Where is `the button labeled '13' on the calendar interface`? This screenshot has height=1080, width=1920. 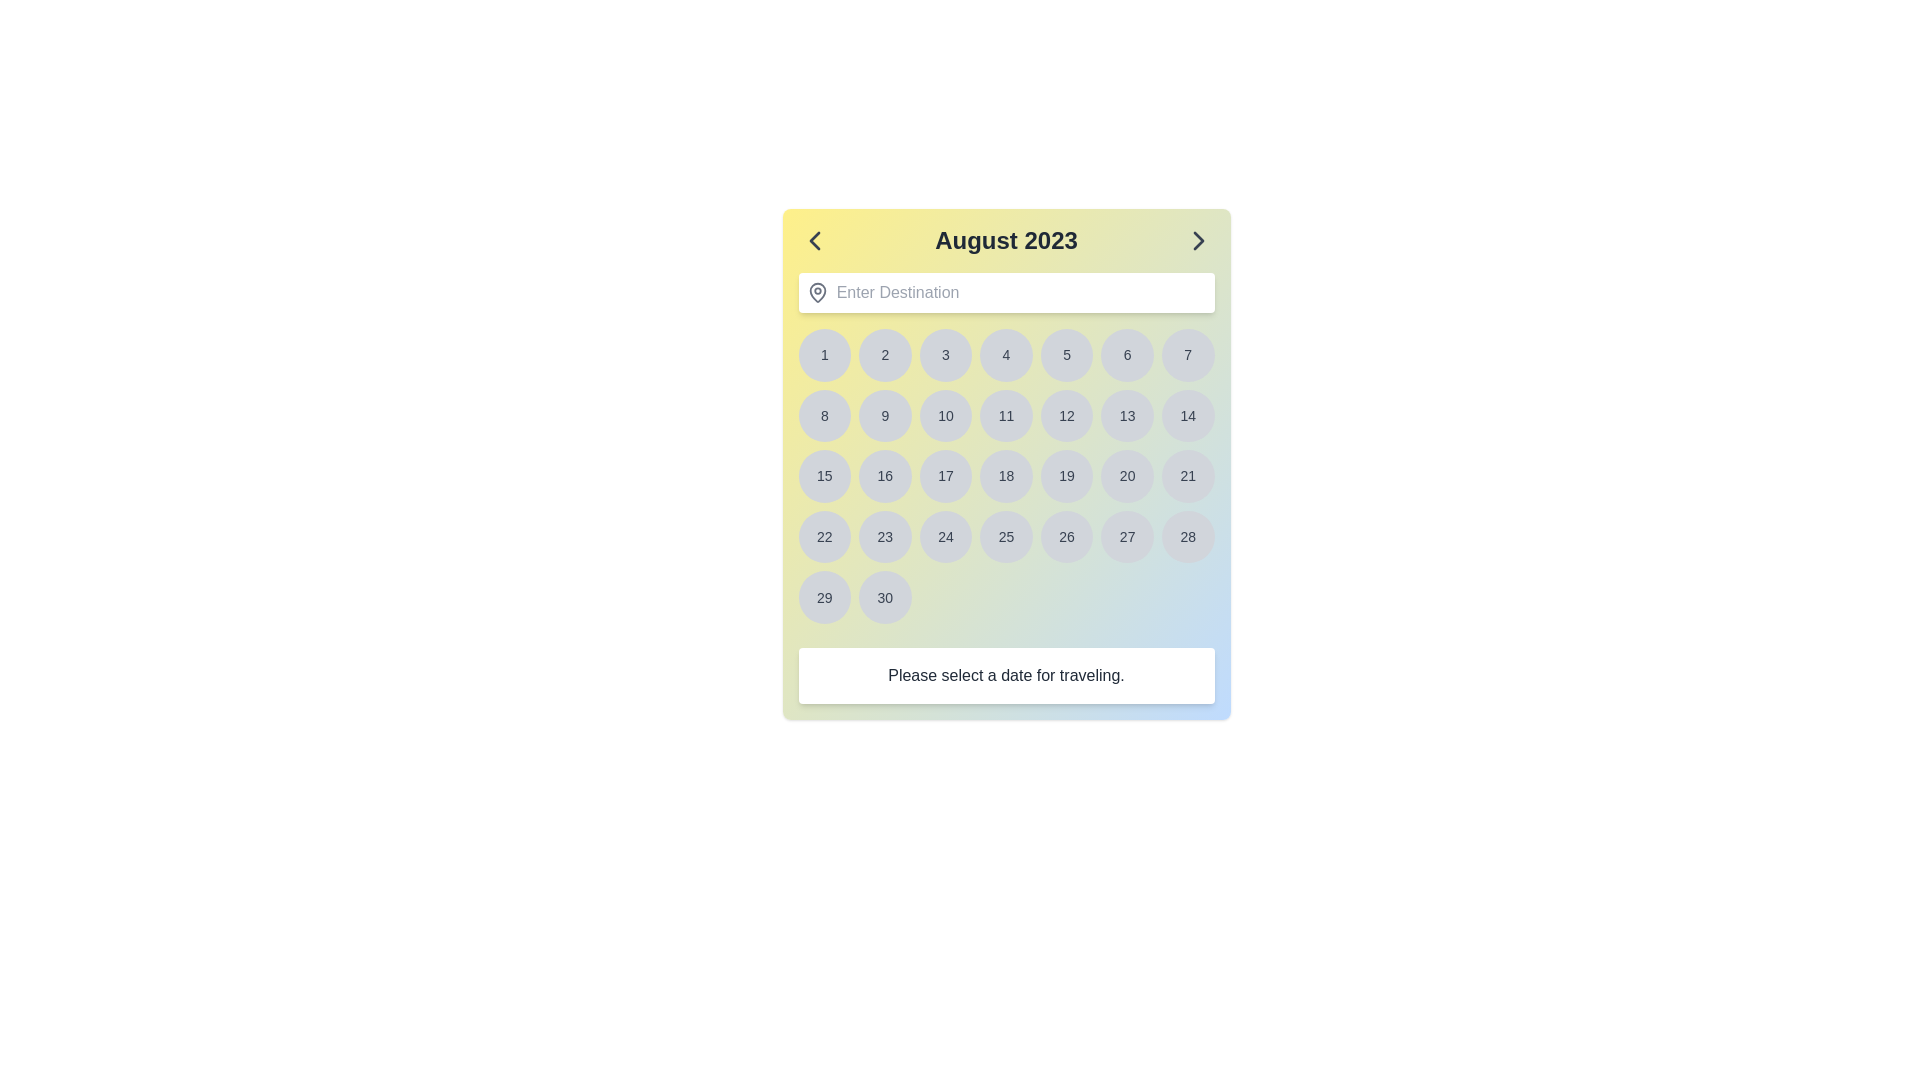
the button labeled '13' on the calendar interface is located at coordinates (1127, 414).